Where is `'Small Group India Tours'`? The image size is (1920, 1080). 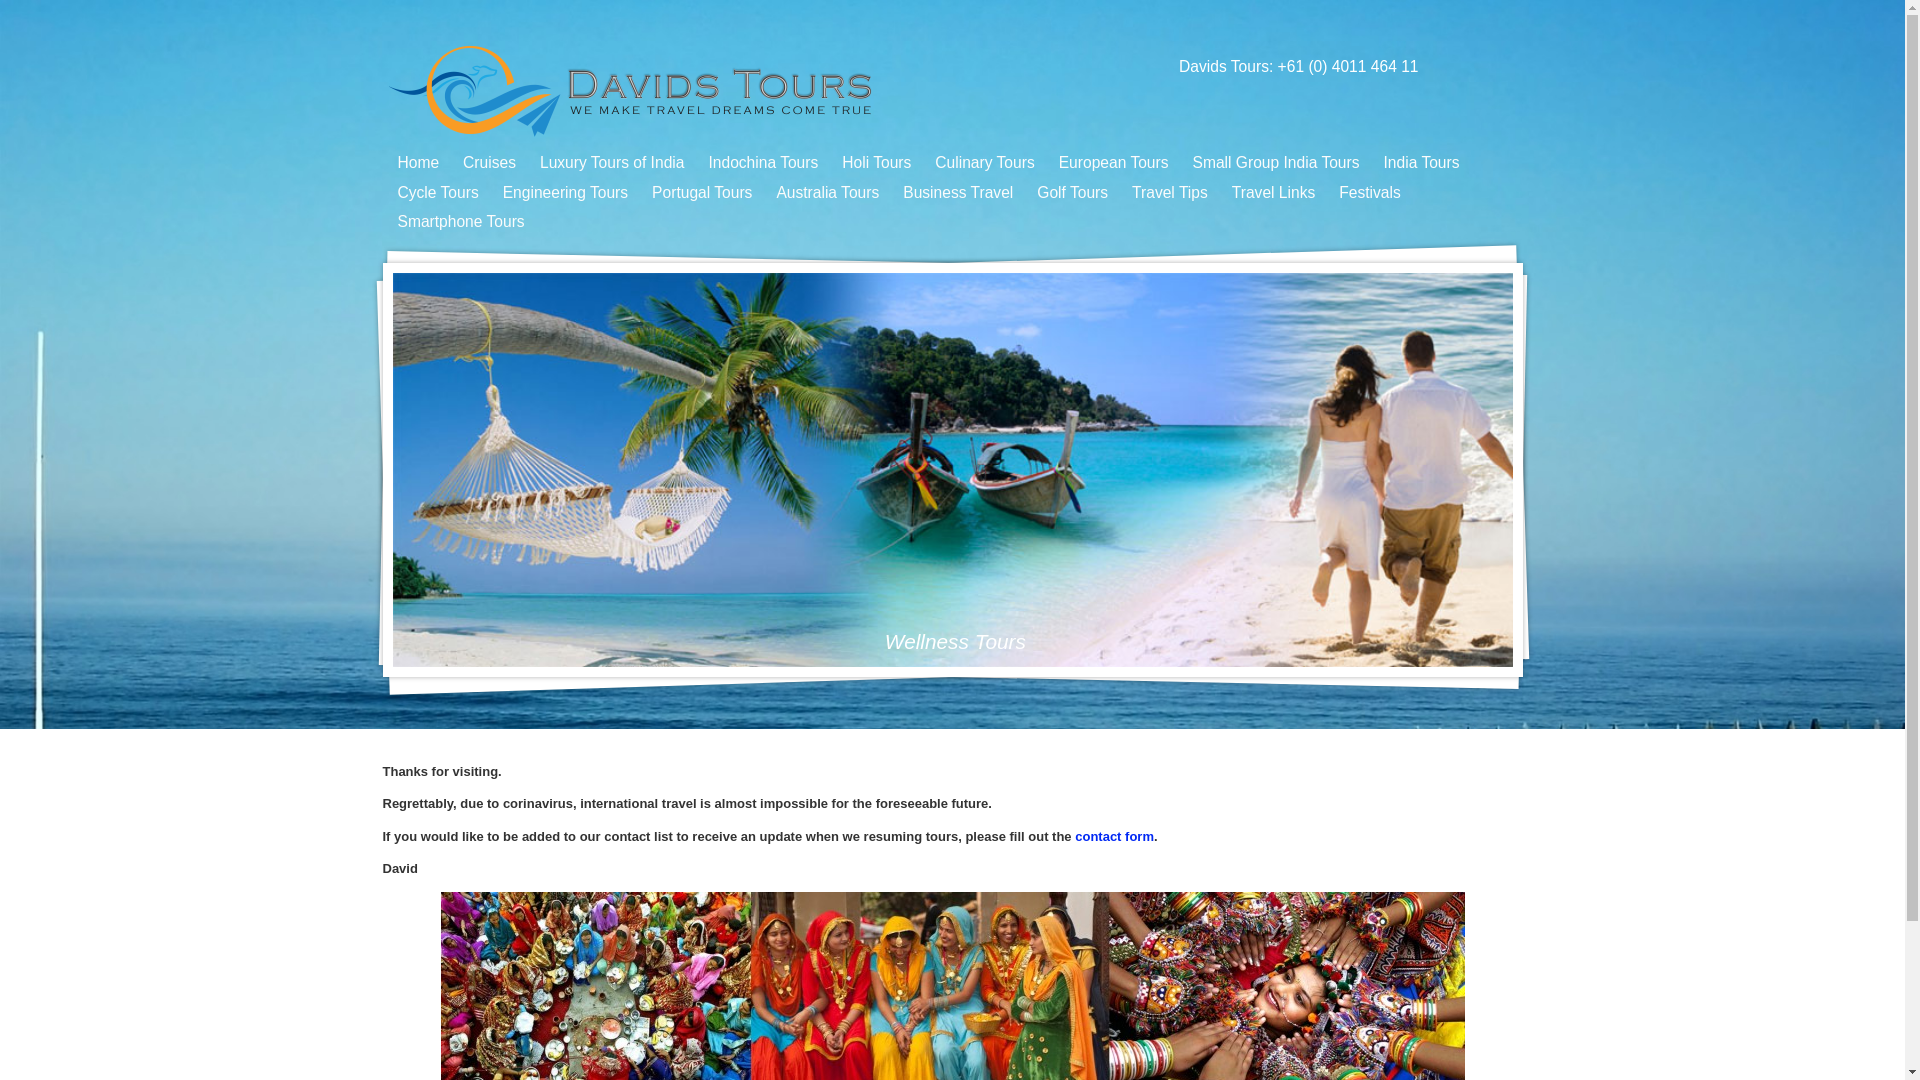
'Small Group India Tours' is located at coordinates (1184, 161).